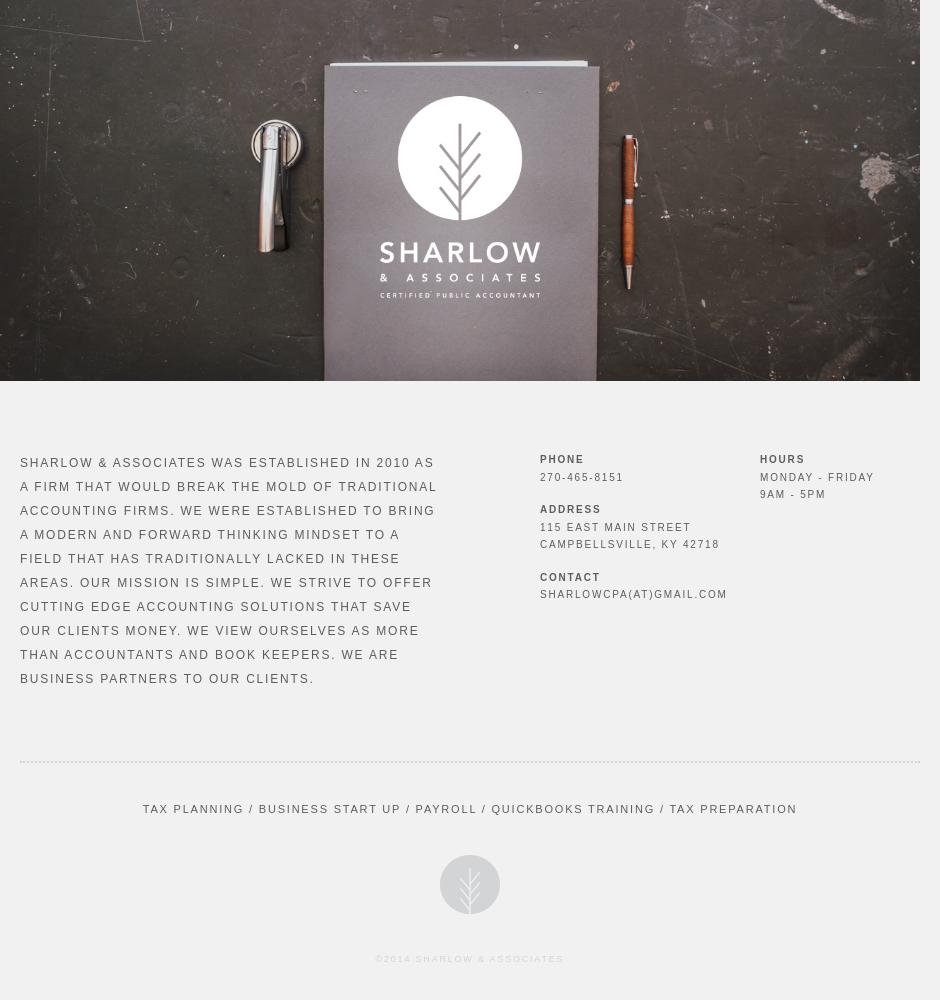  I want to click on 'Contact', so click(570, 575).